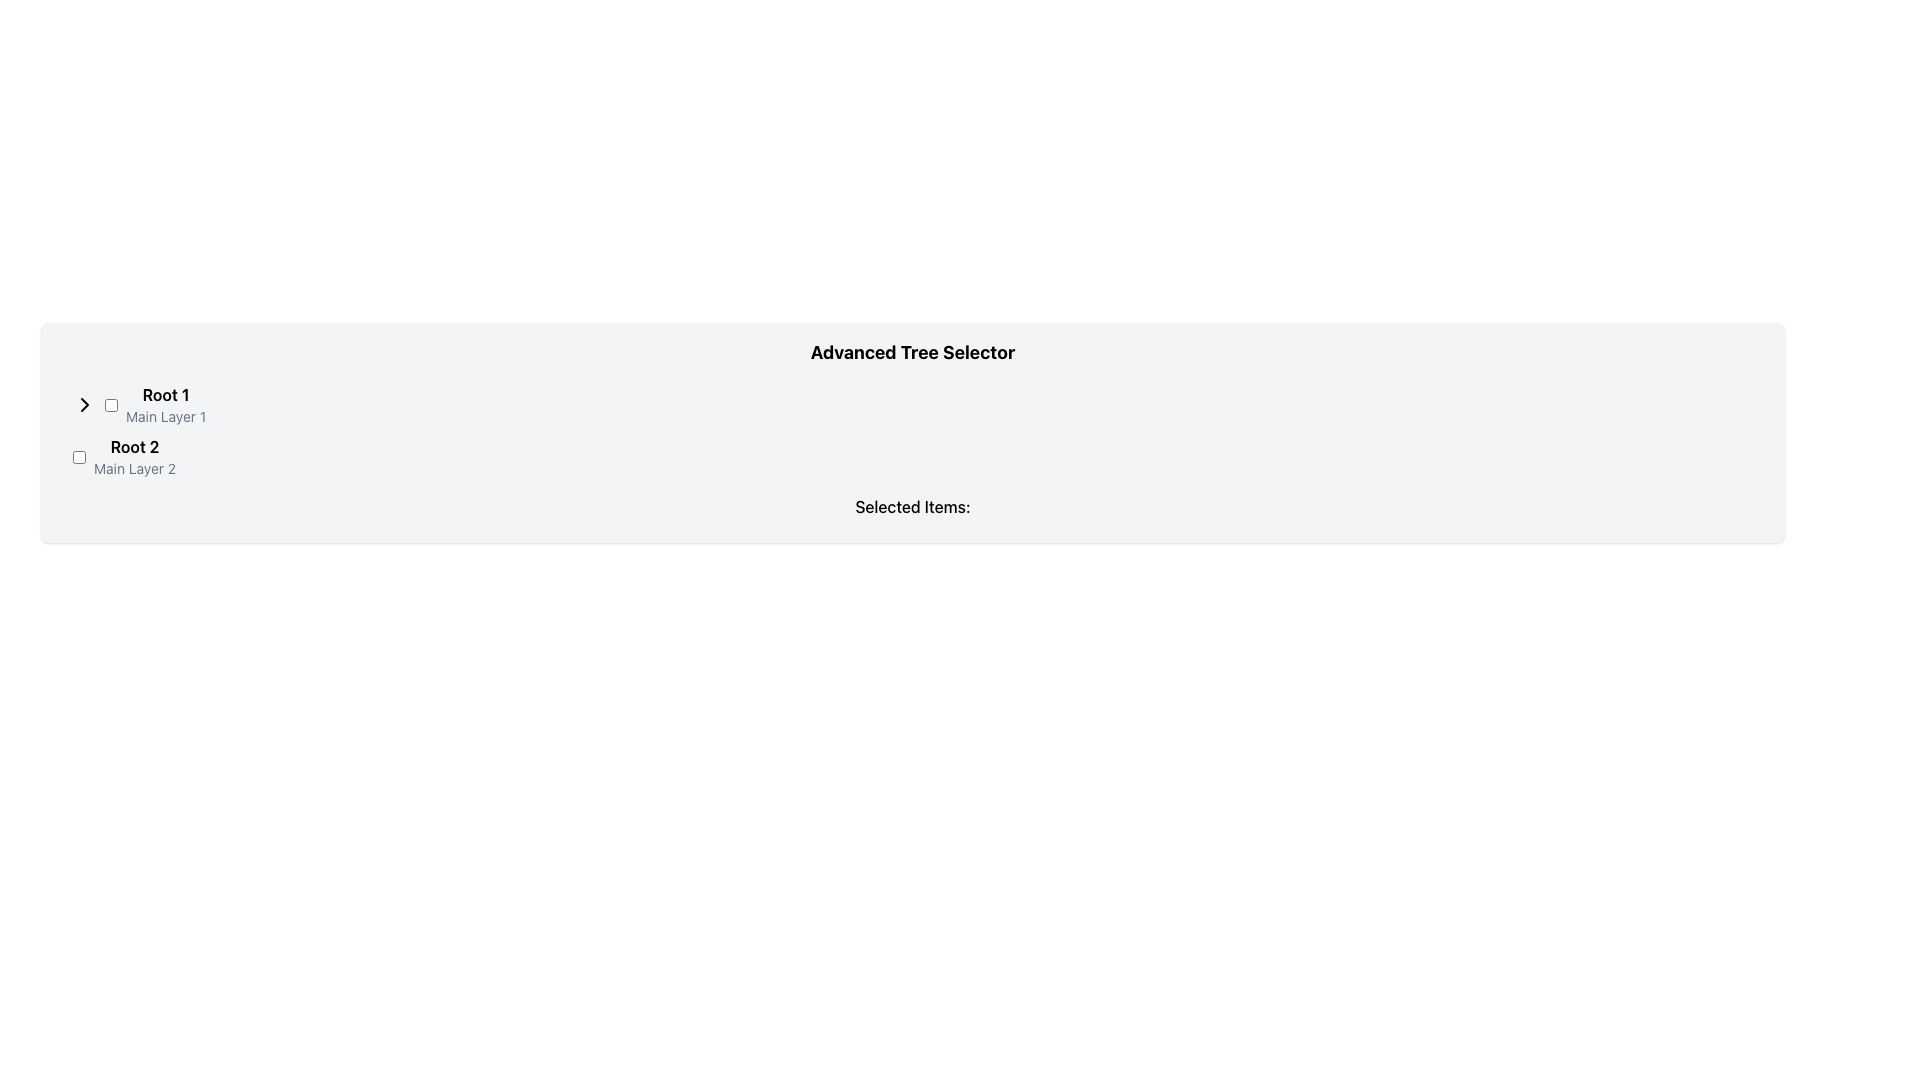  Describe the element at coordinates (84, 405) in the screenshot. I see `the chevron icon located to the left of the 'Root 1' label` at that location.